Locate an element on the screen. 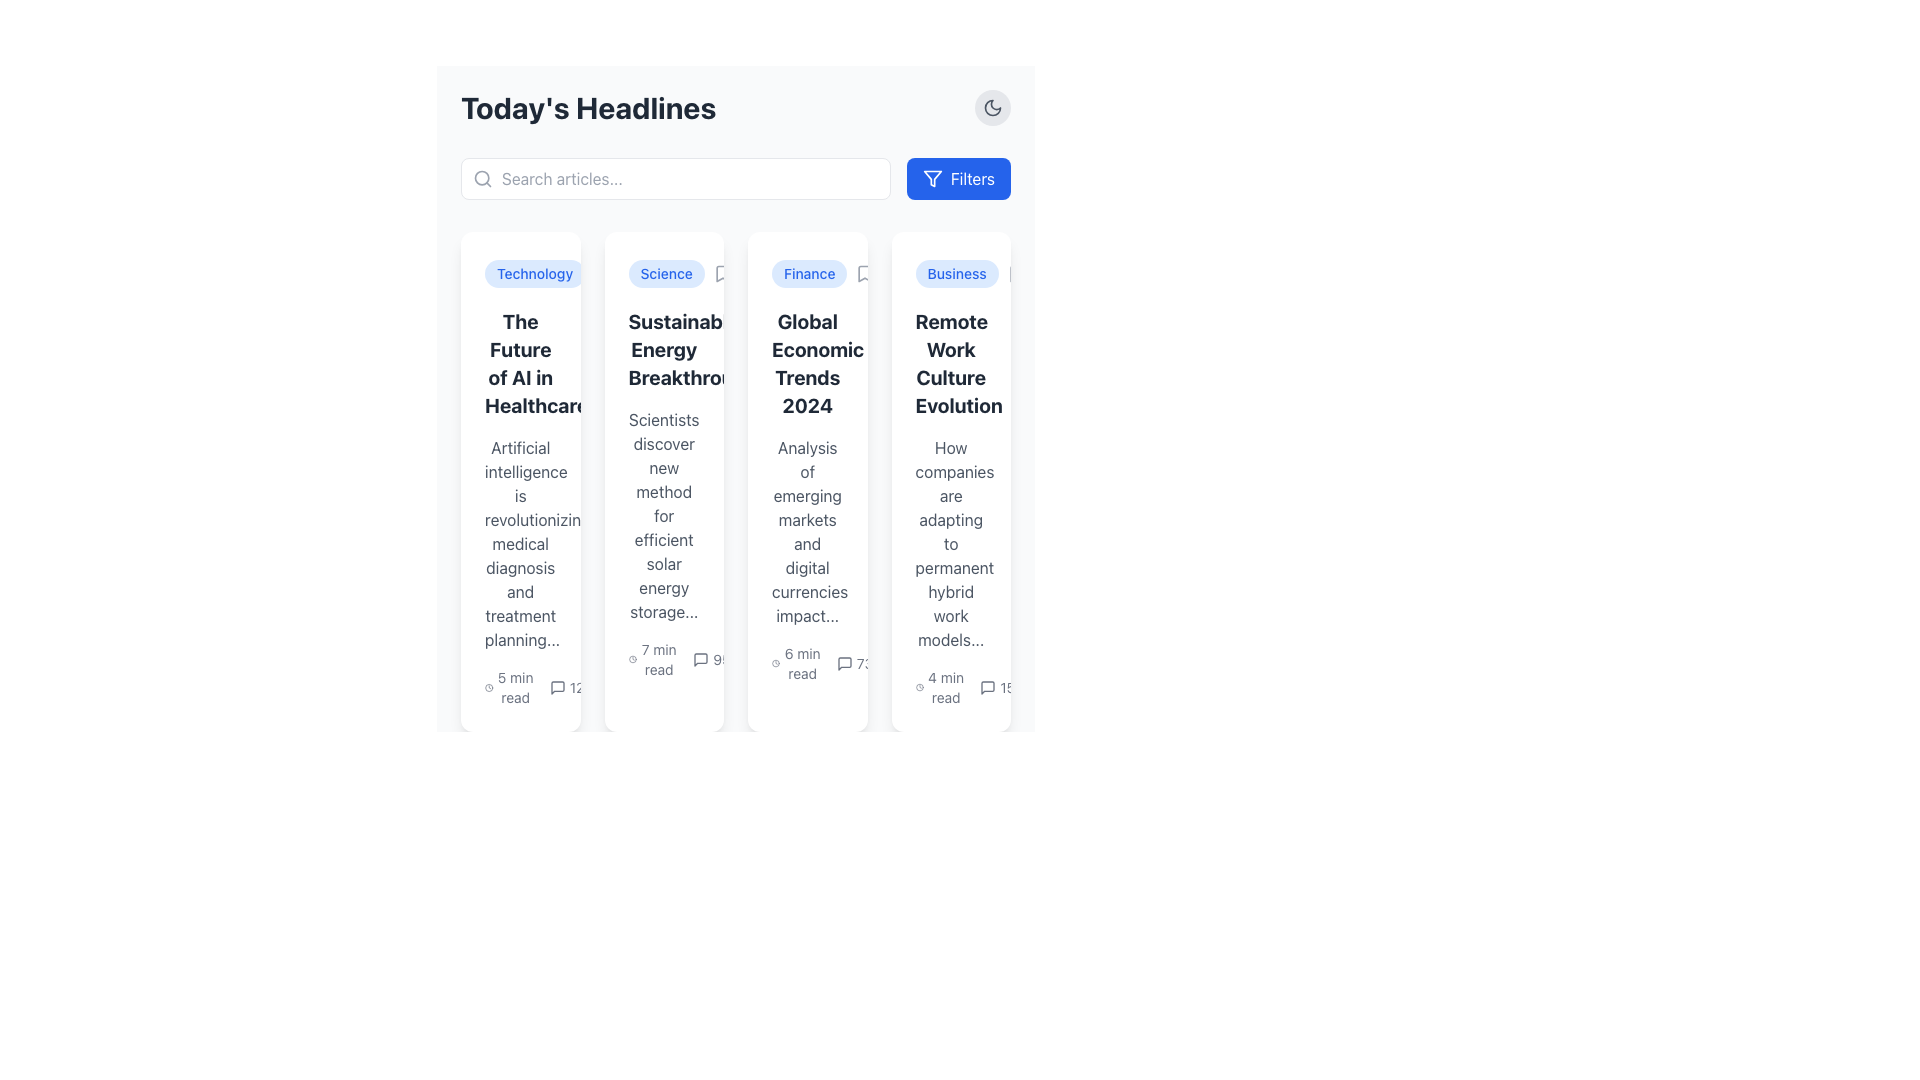 The image size is (1920, 1080). the comment or message icon, which is depicted as a speech bubble shape in a plain line style, located near the bottom-right corner of the content block titled 'Global Economic Trends 2024' is located at coordinates (844, 663).